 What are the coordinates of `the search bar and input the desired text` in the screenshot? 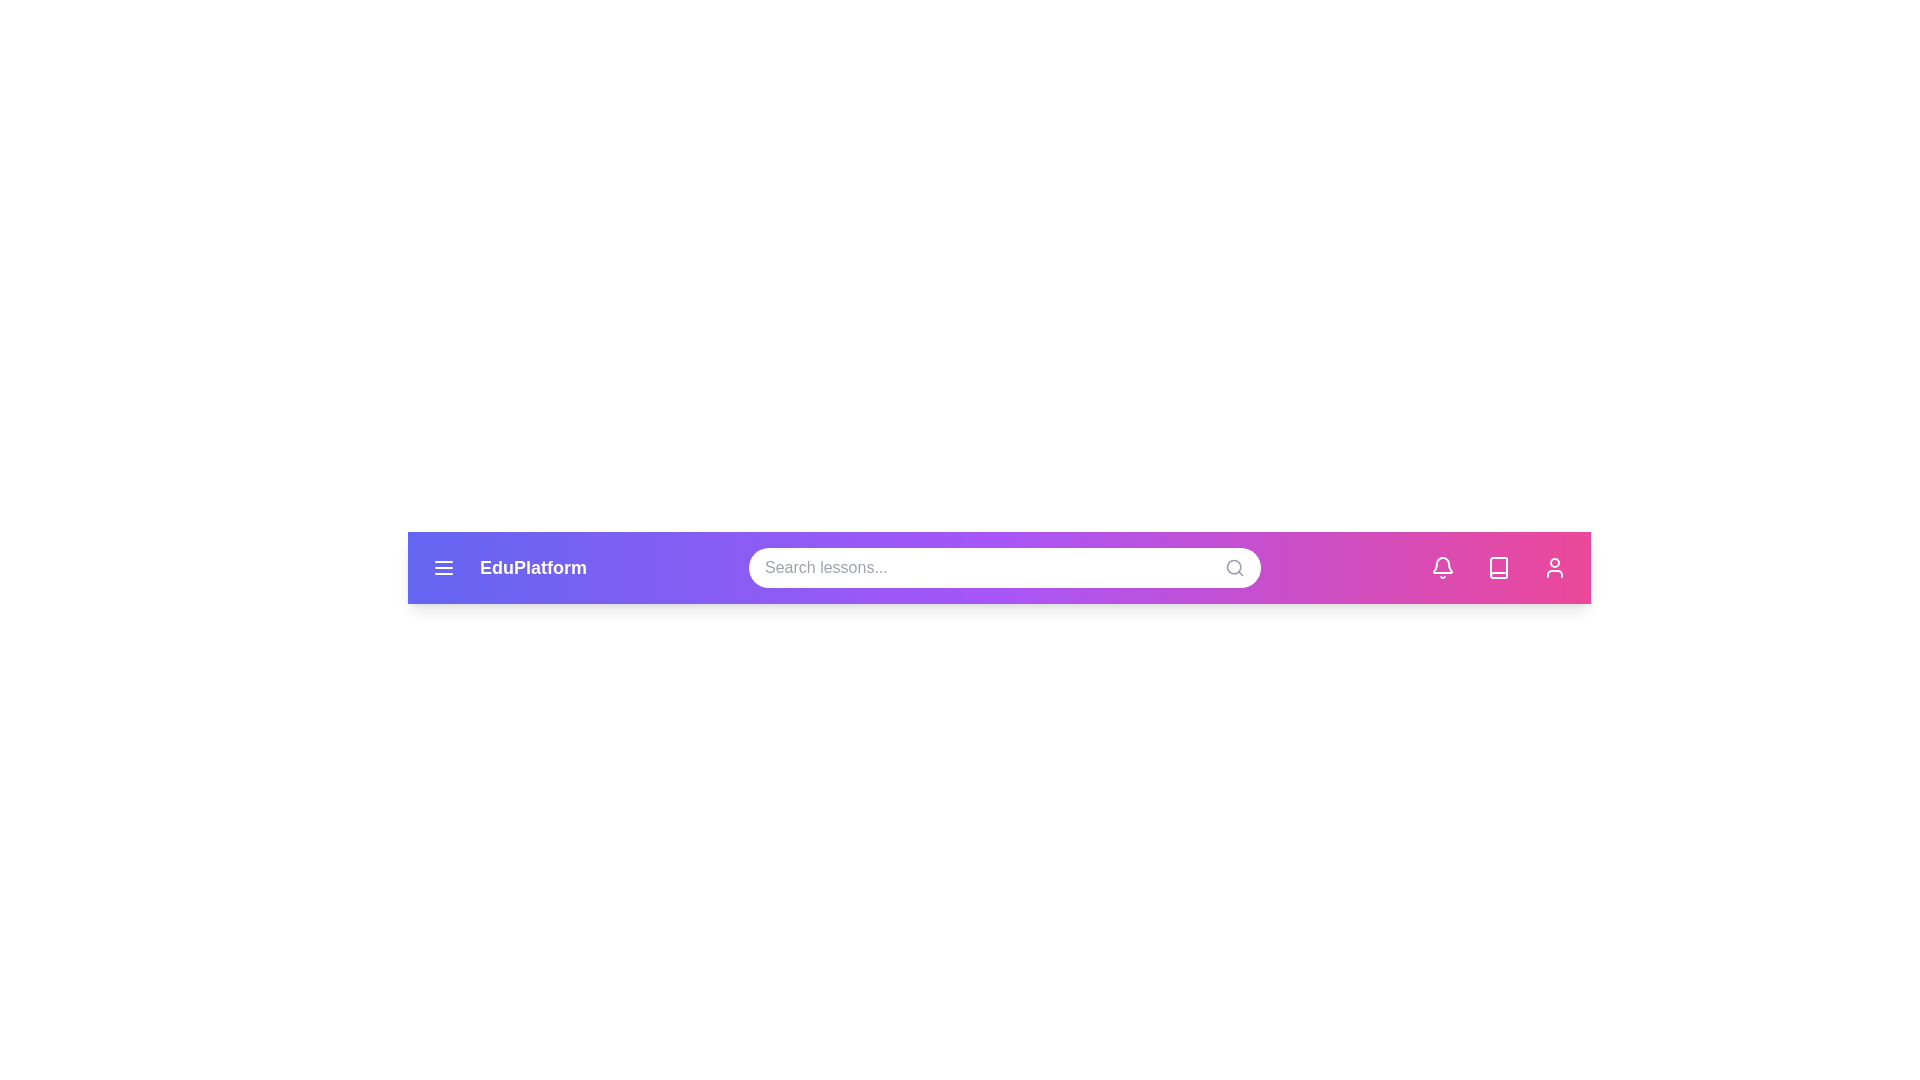 It's located at (1004, 567).